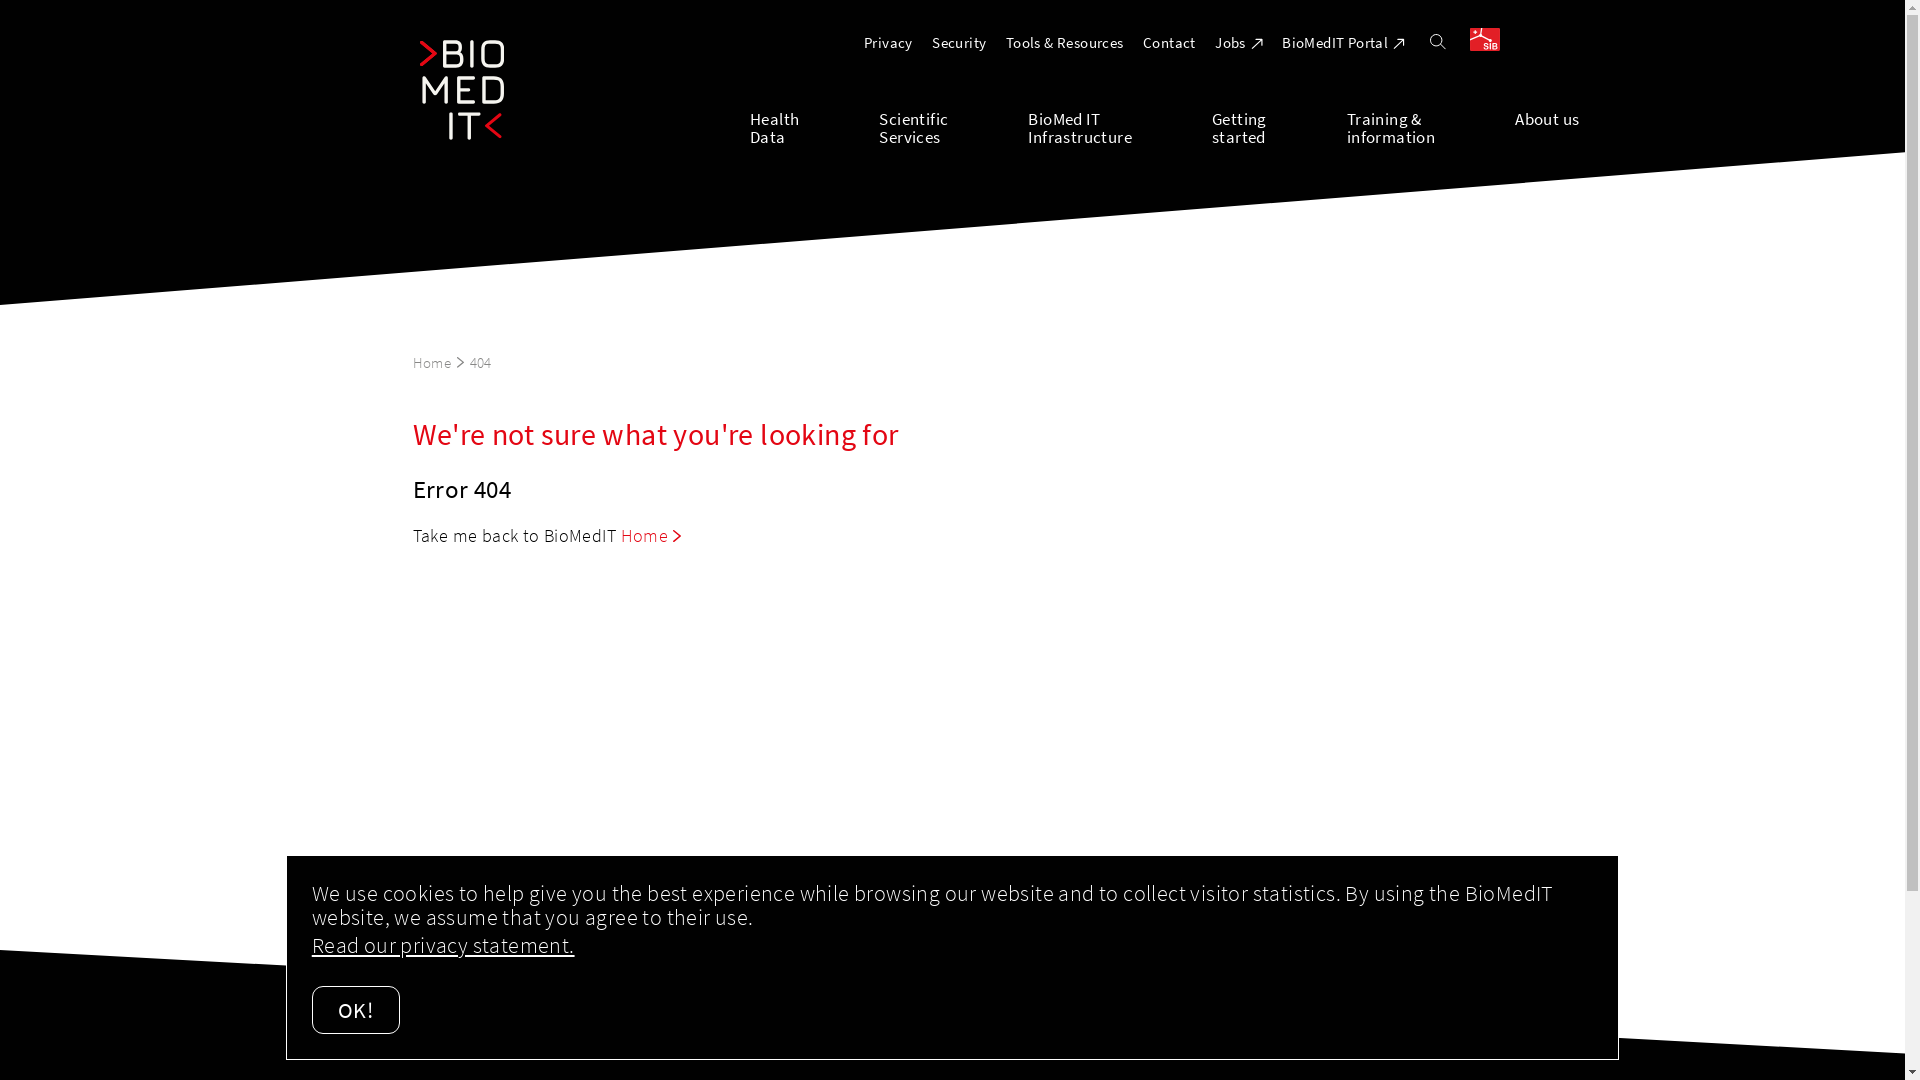  I want to click on 'About us', so click(1545, 126).